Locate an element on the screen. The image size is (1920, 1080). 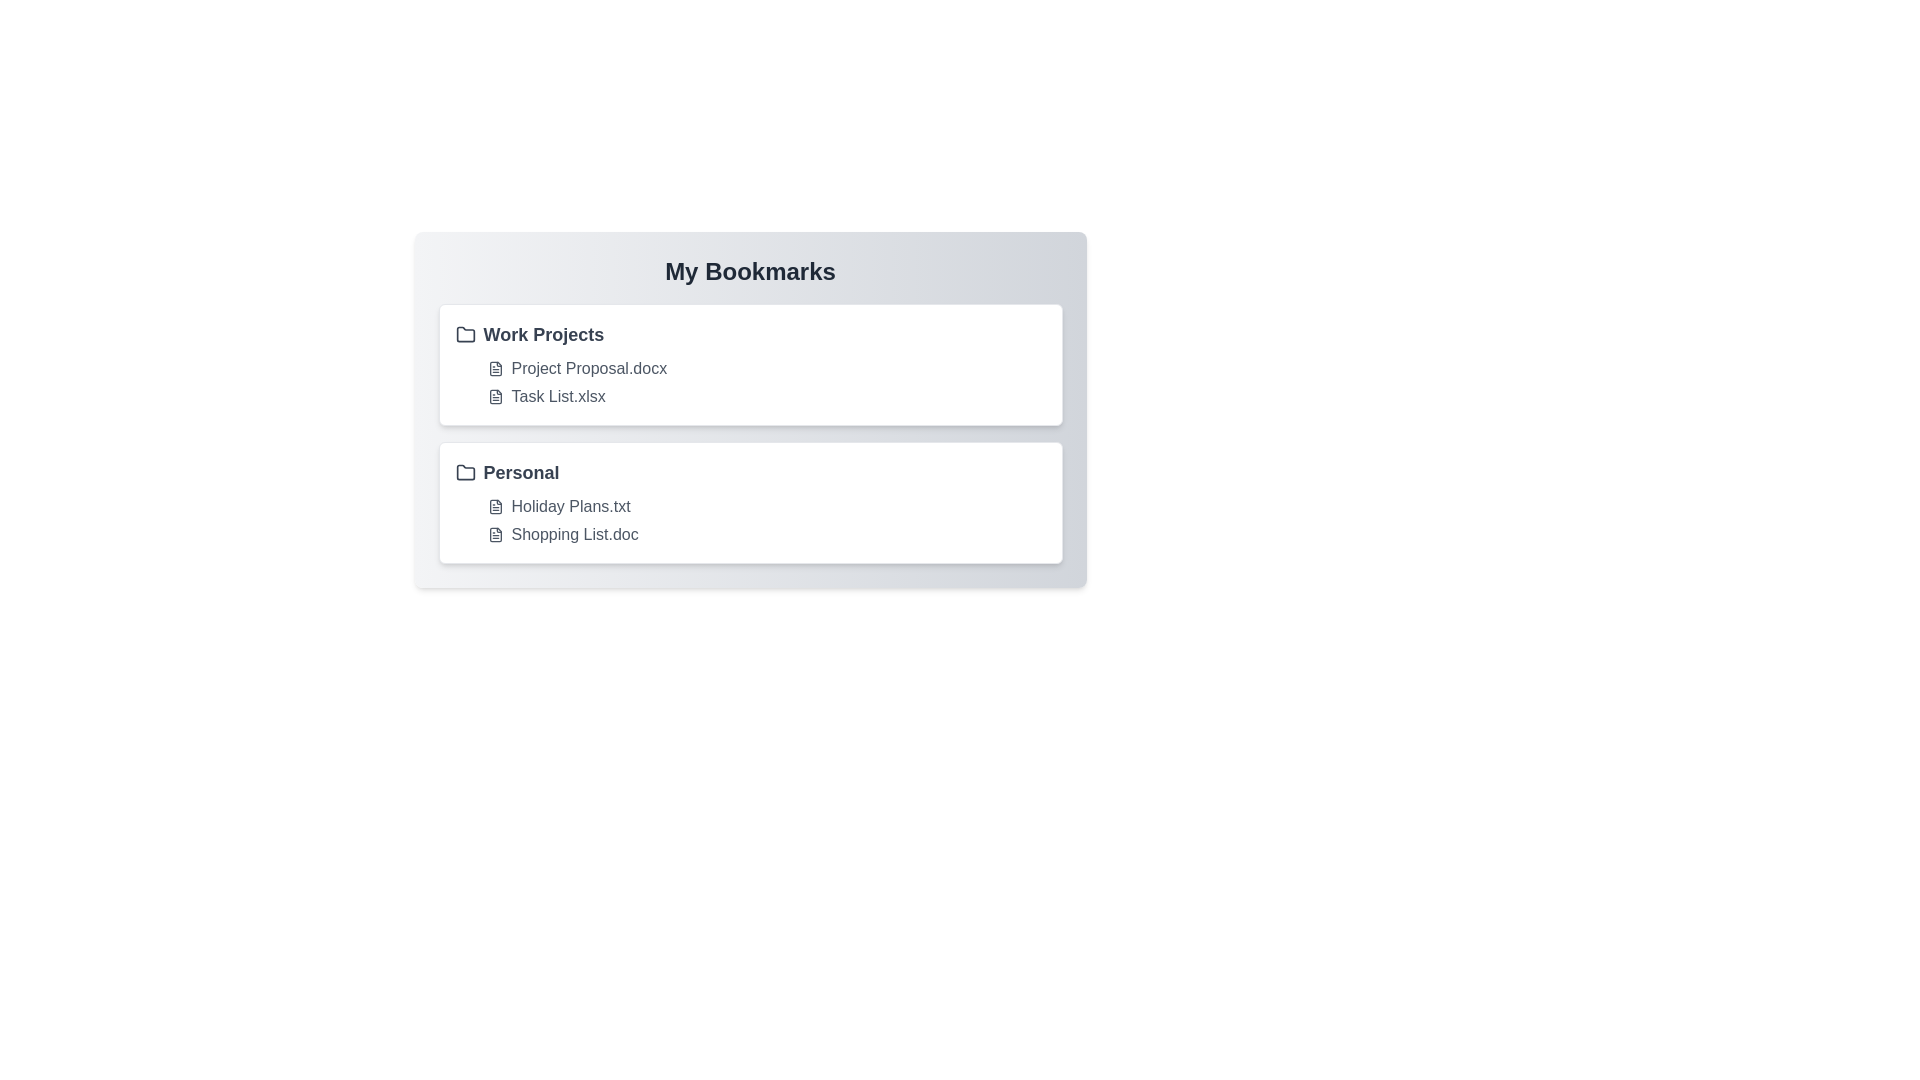
on the text label for the file named 'Holiday Plans.txt' located in the 'Personal' section is located at coordinates (570, 505).